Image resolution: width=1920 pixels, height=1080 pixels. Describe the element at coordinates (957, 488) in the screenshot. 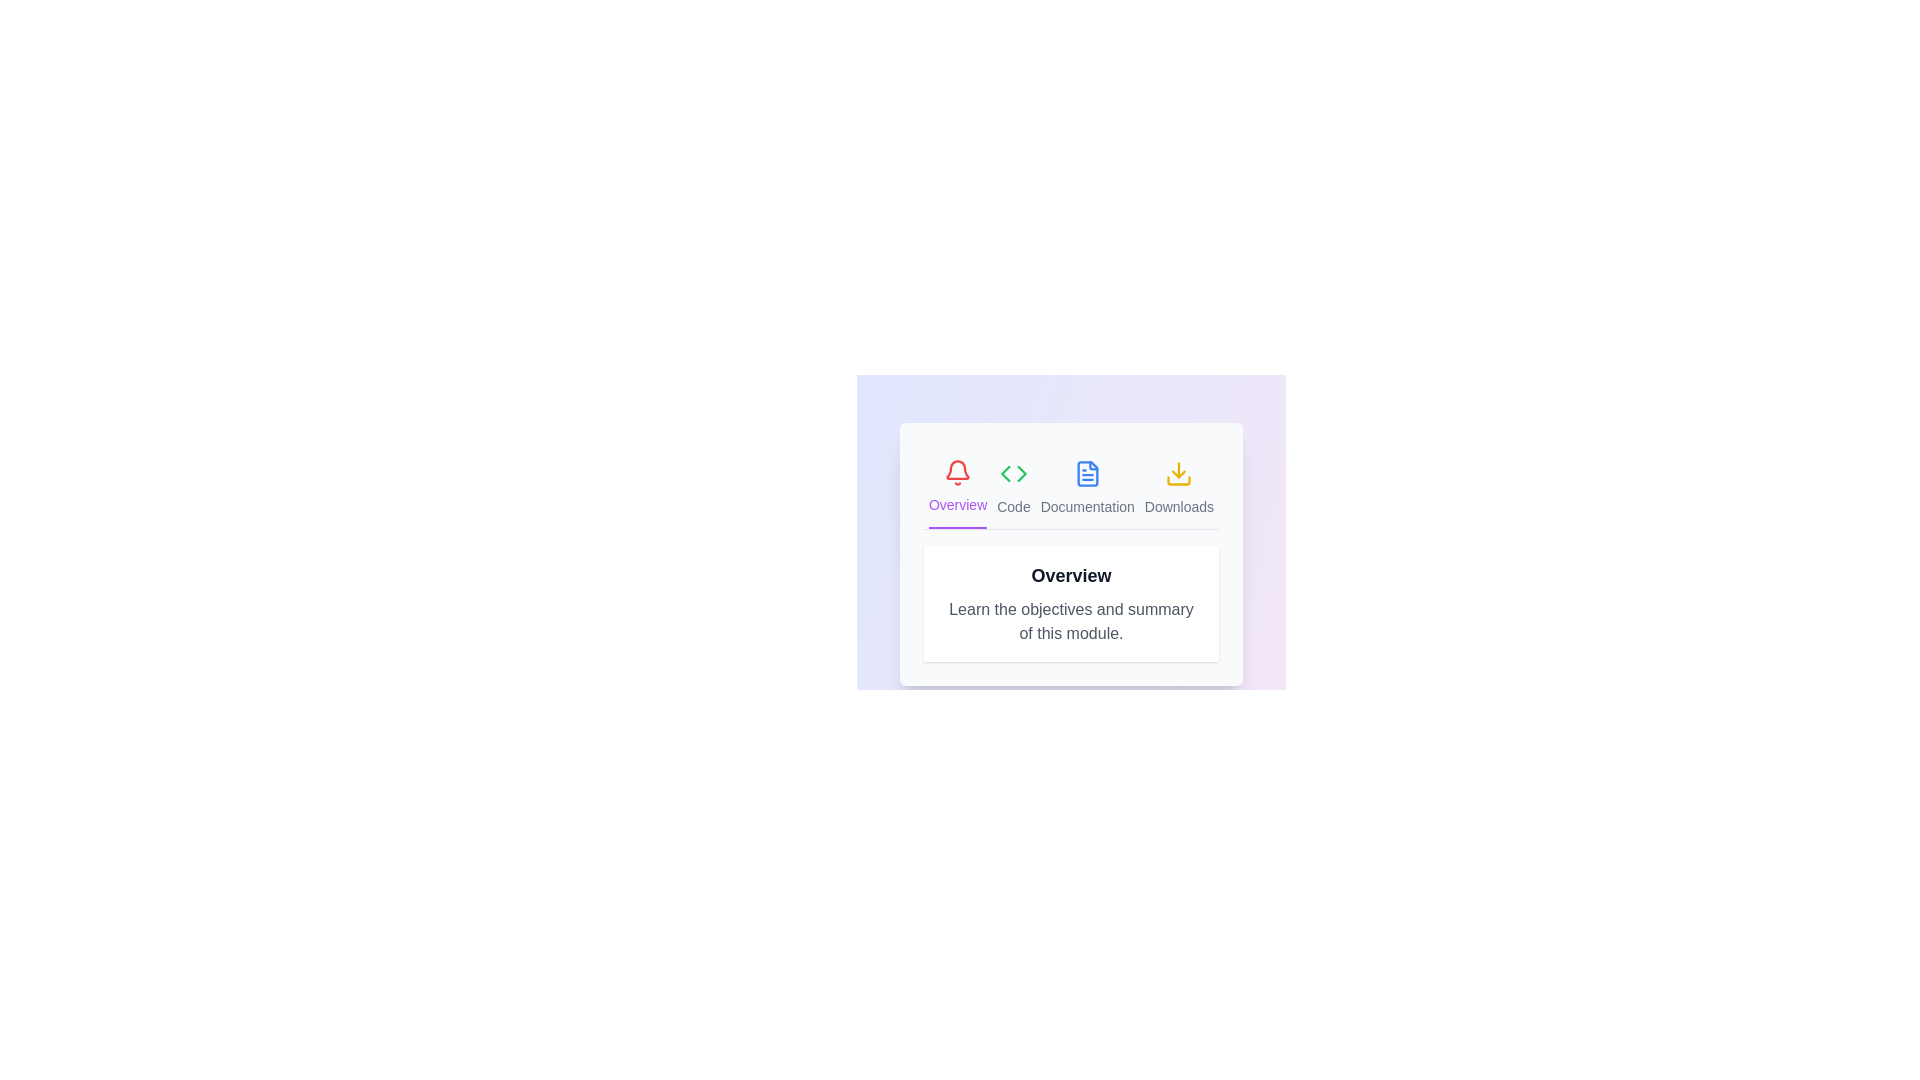

I see `the tab labeled Overview` at that location.